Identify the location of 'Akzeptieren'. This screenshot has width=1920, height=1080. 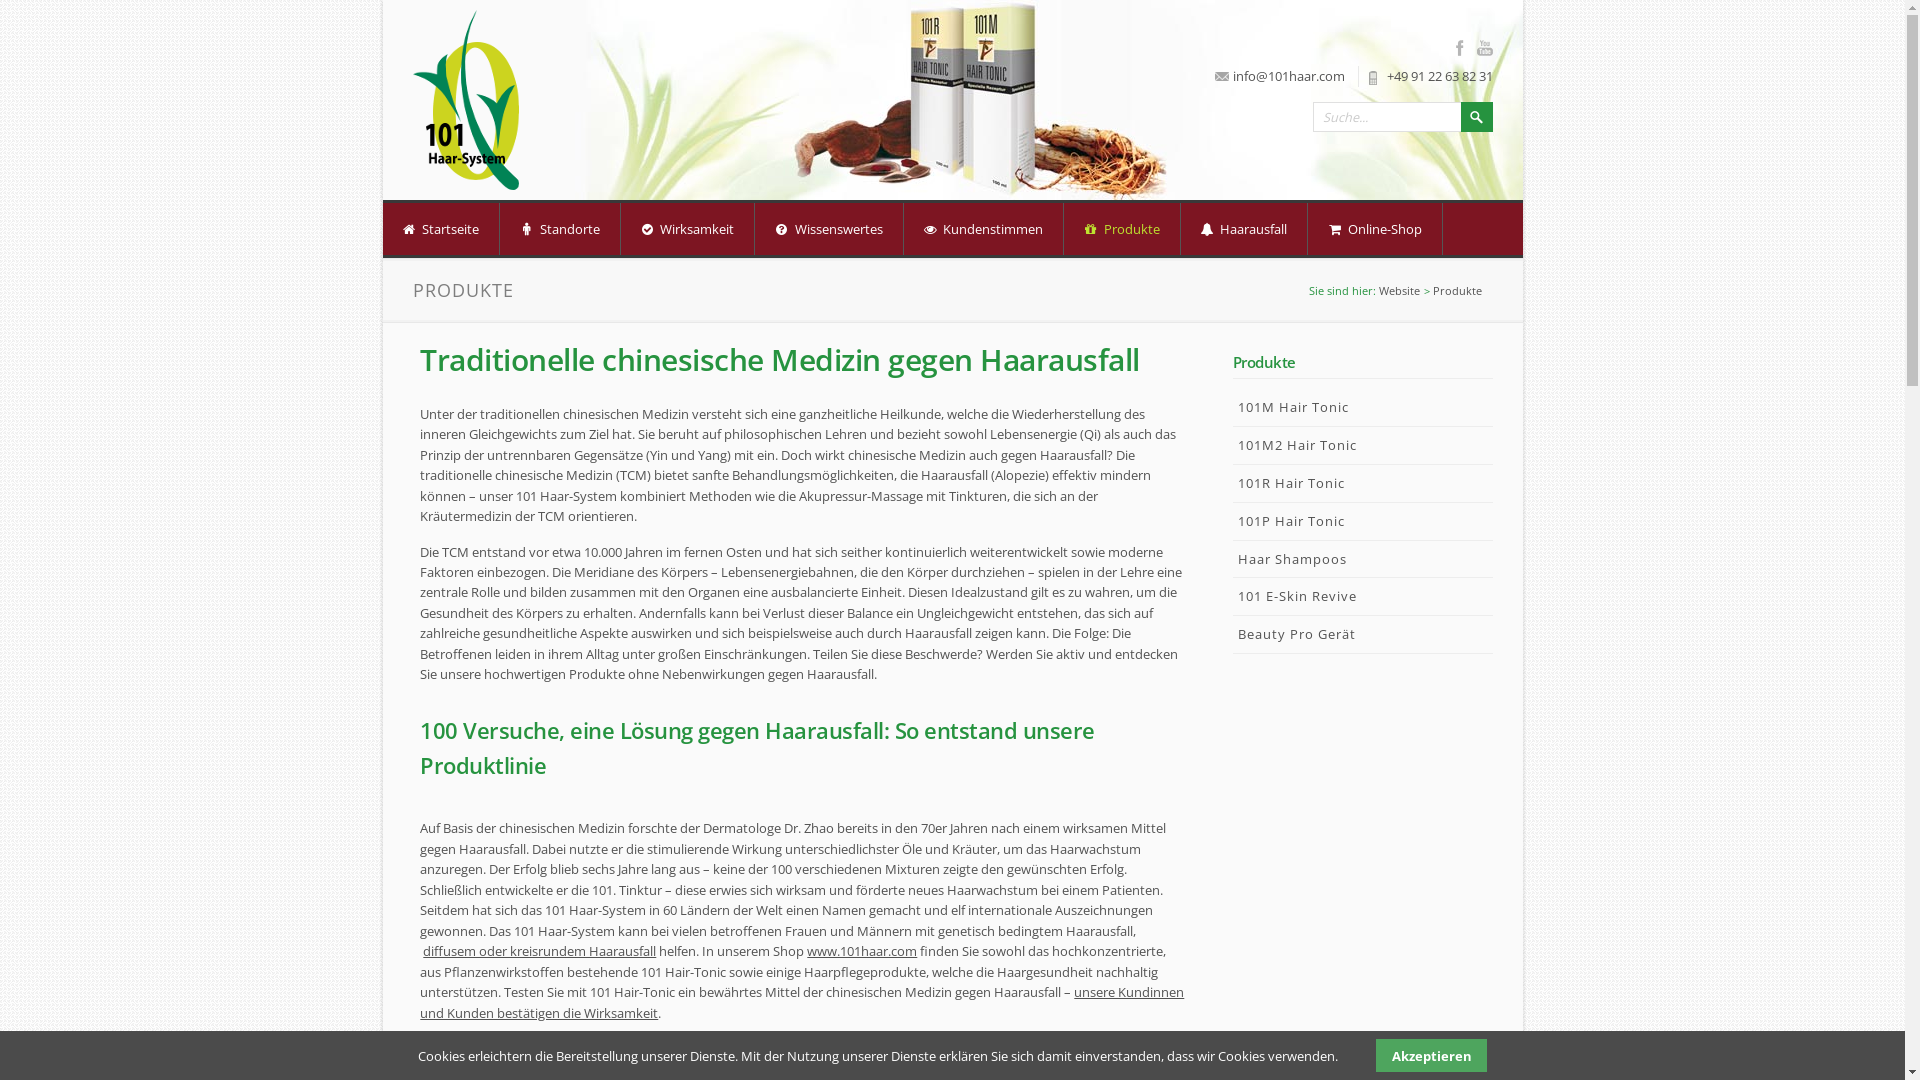
(1429, 1054).